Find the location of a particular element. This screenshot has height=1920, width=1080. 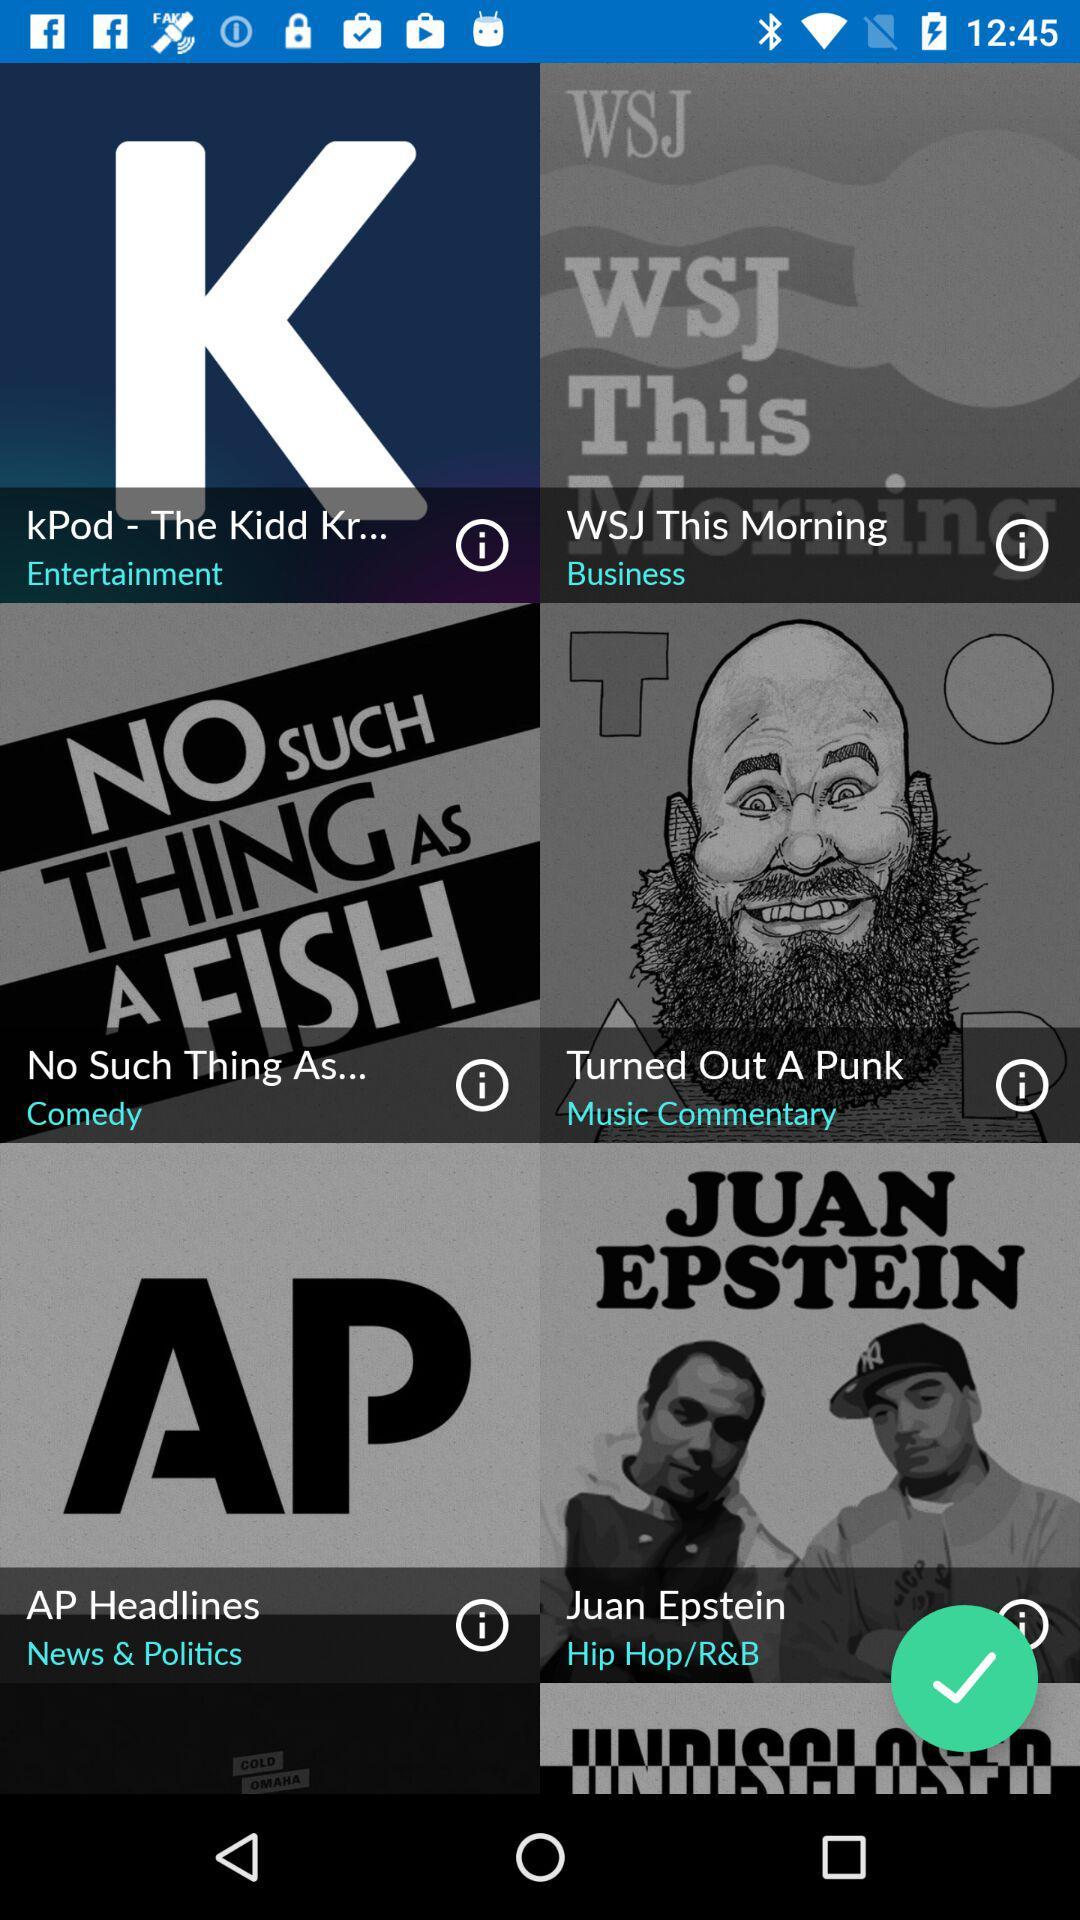

the check icon is located at coordinates (963, 1678).